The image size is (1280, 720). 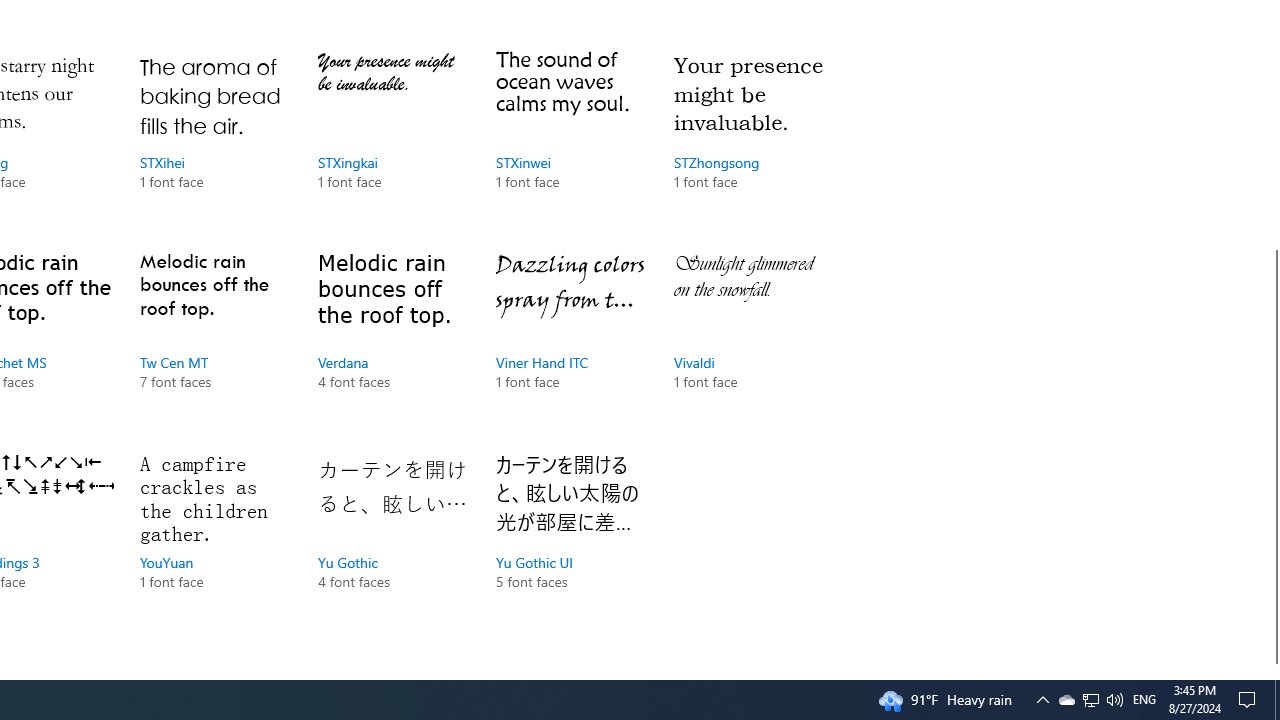 What do you see at coordinates (392, 140) in the screenshot?
I see `'STXingkai, 1 font face'` at bounding box center [392, 140].